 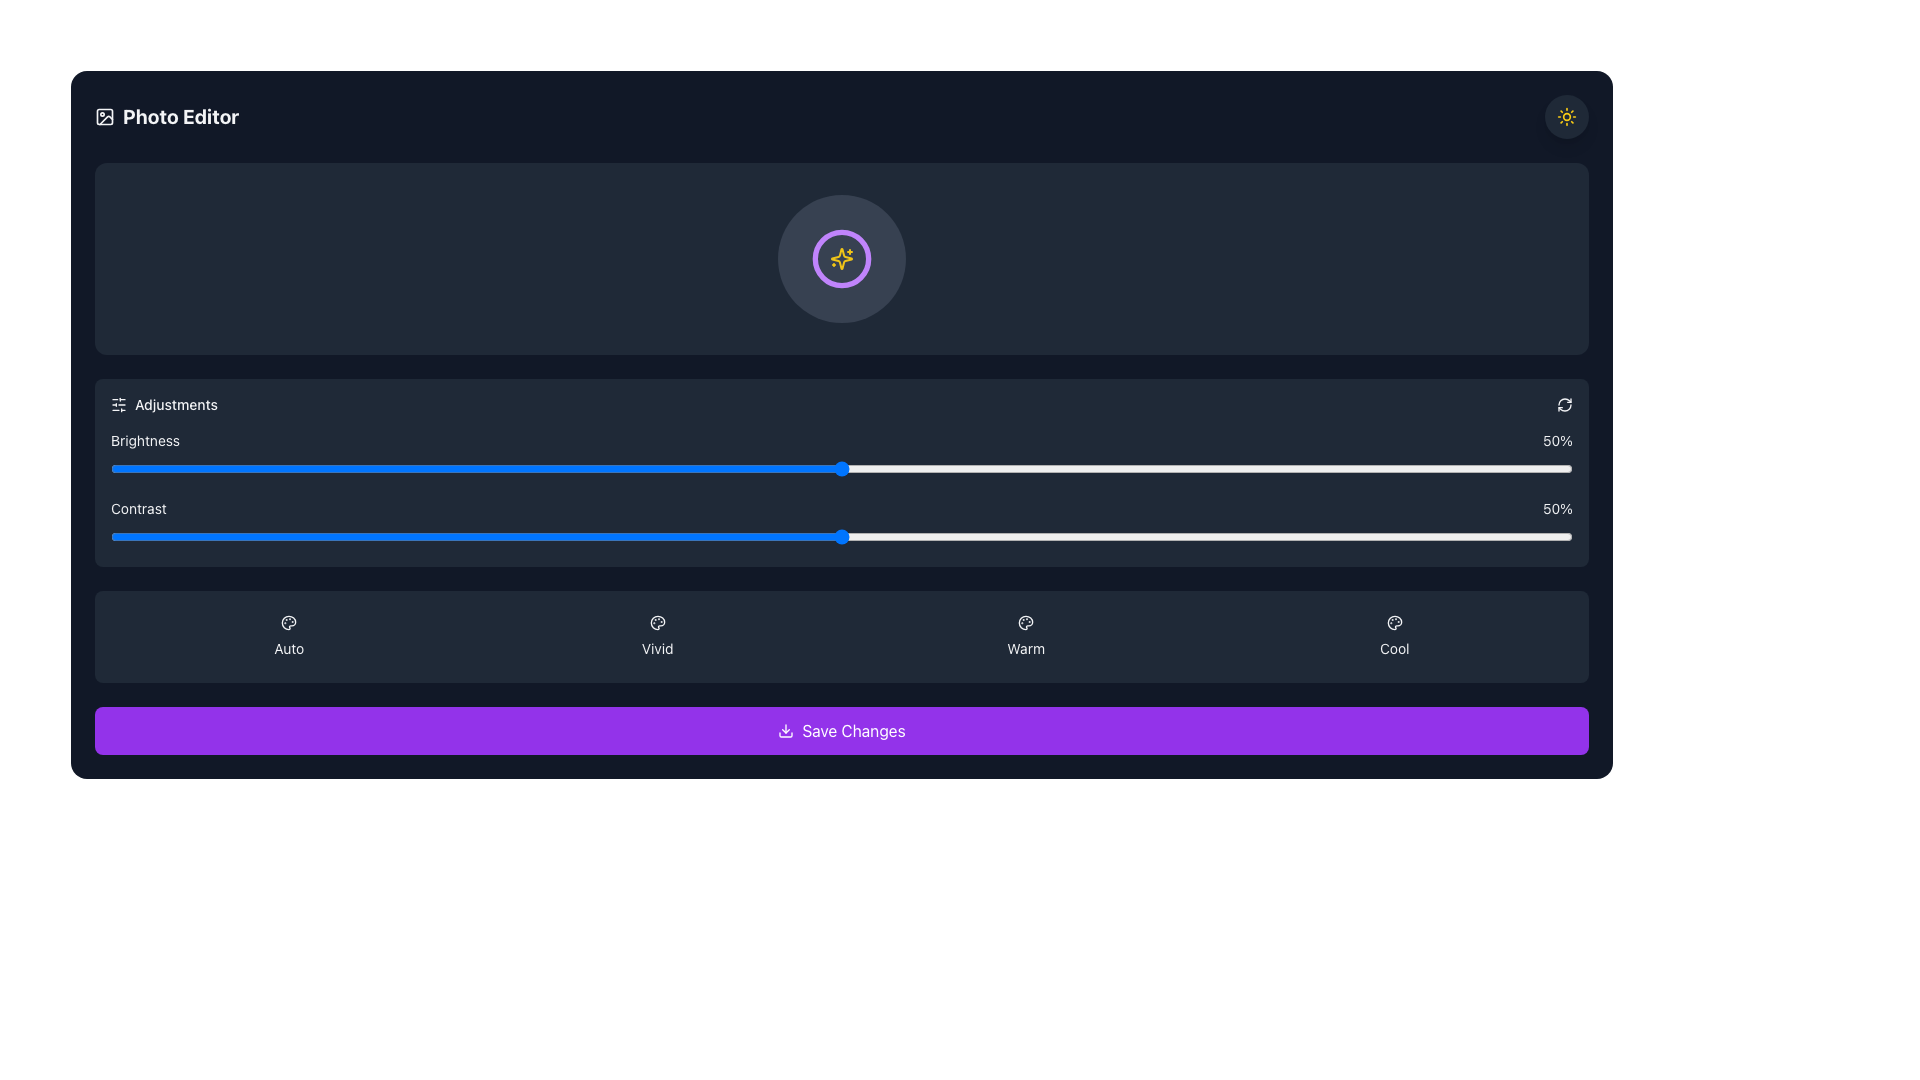 I want to click on the 'Vivid' button, which is the second button in a row of four buttons located at the bottom part of the interface, so click(x=657, y=636).